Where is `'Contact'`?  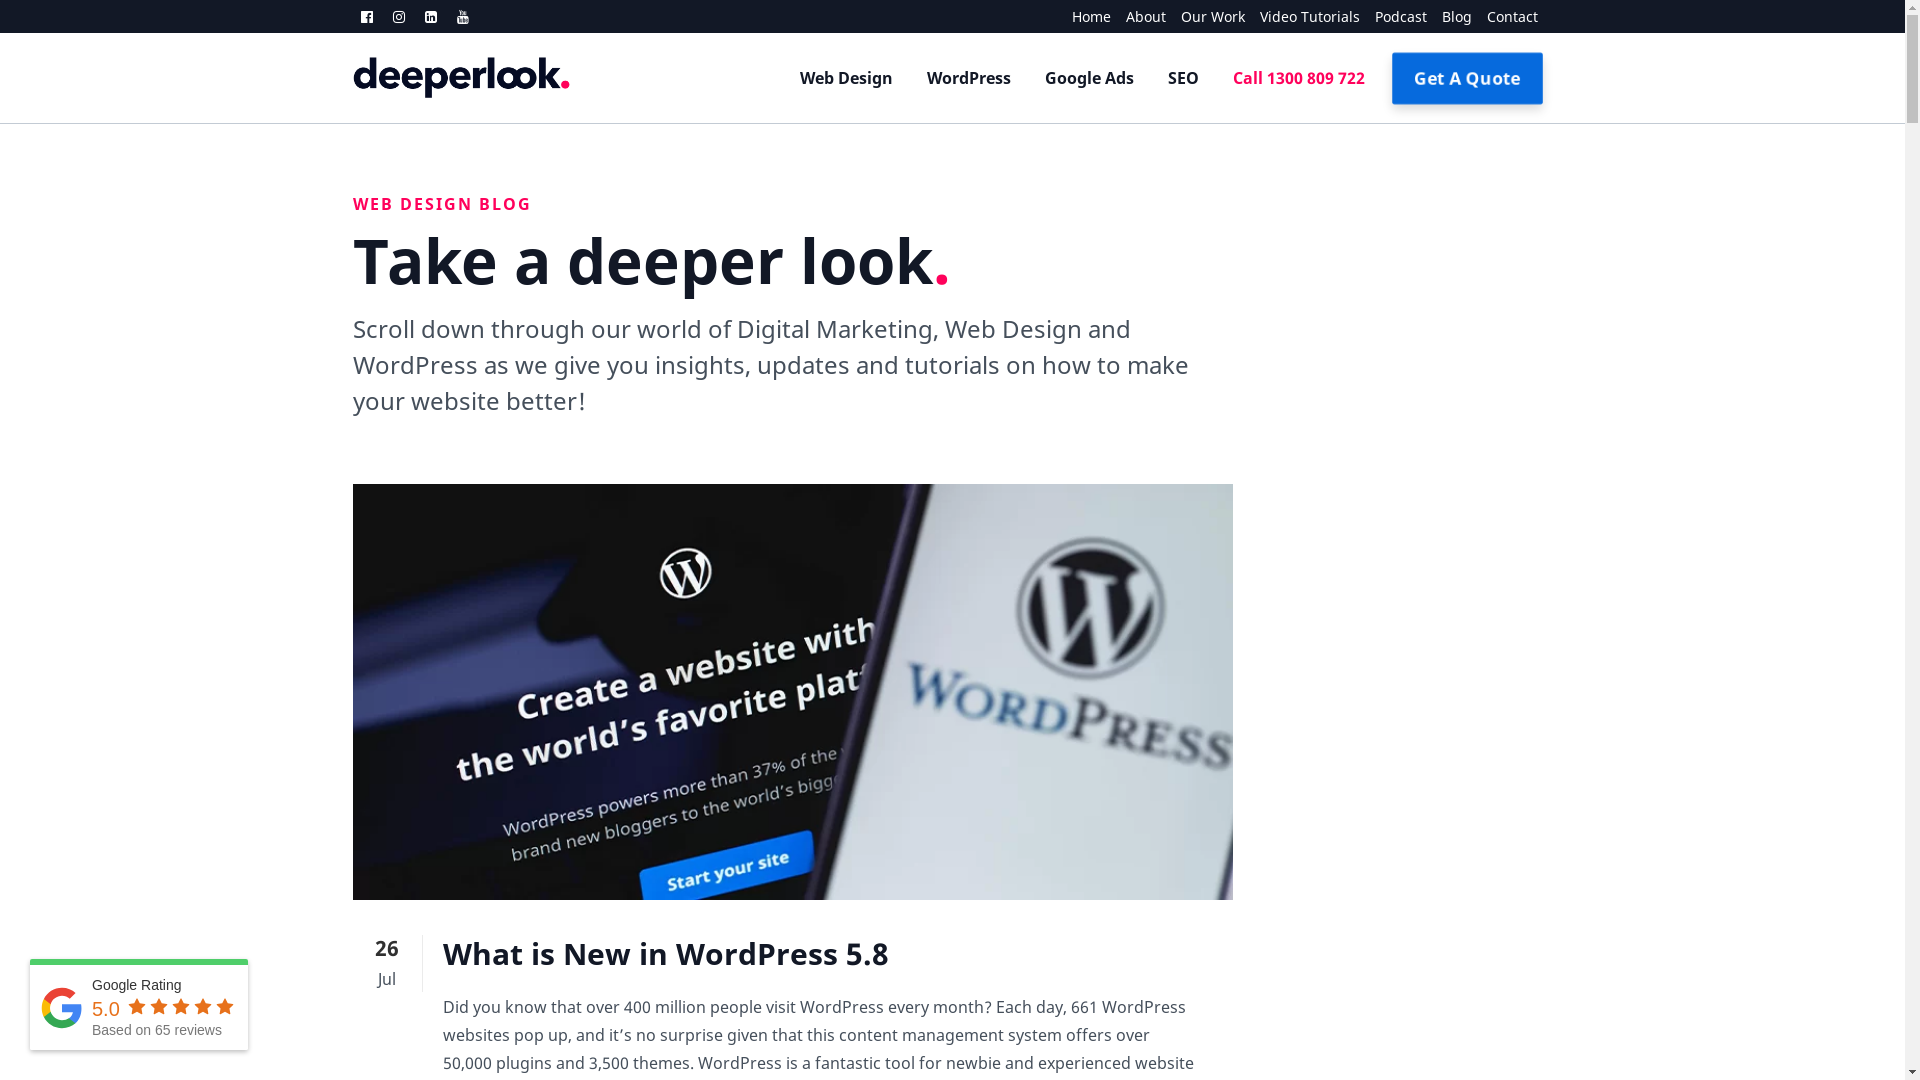 'Contact' is located at coordinates (1472, 16).